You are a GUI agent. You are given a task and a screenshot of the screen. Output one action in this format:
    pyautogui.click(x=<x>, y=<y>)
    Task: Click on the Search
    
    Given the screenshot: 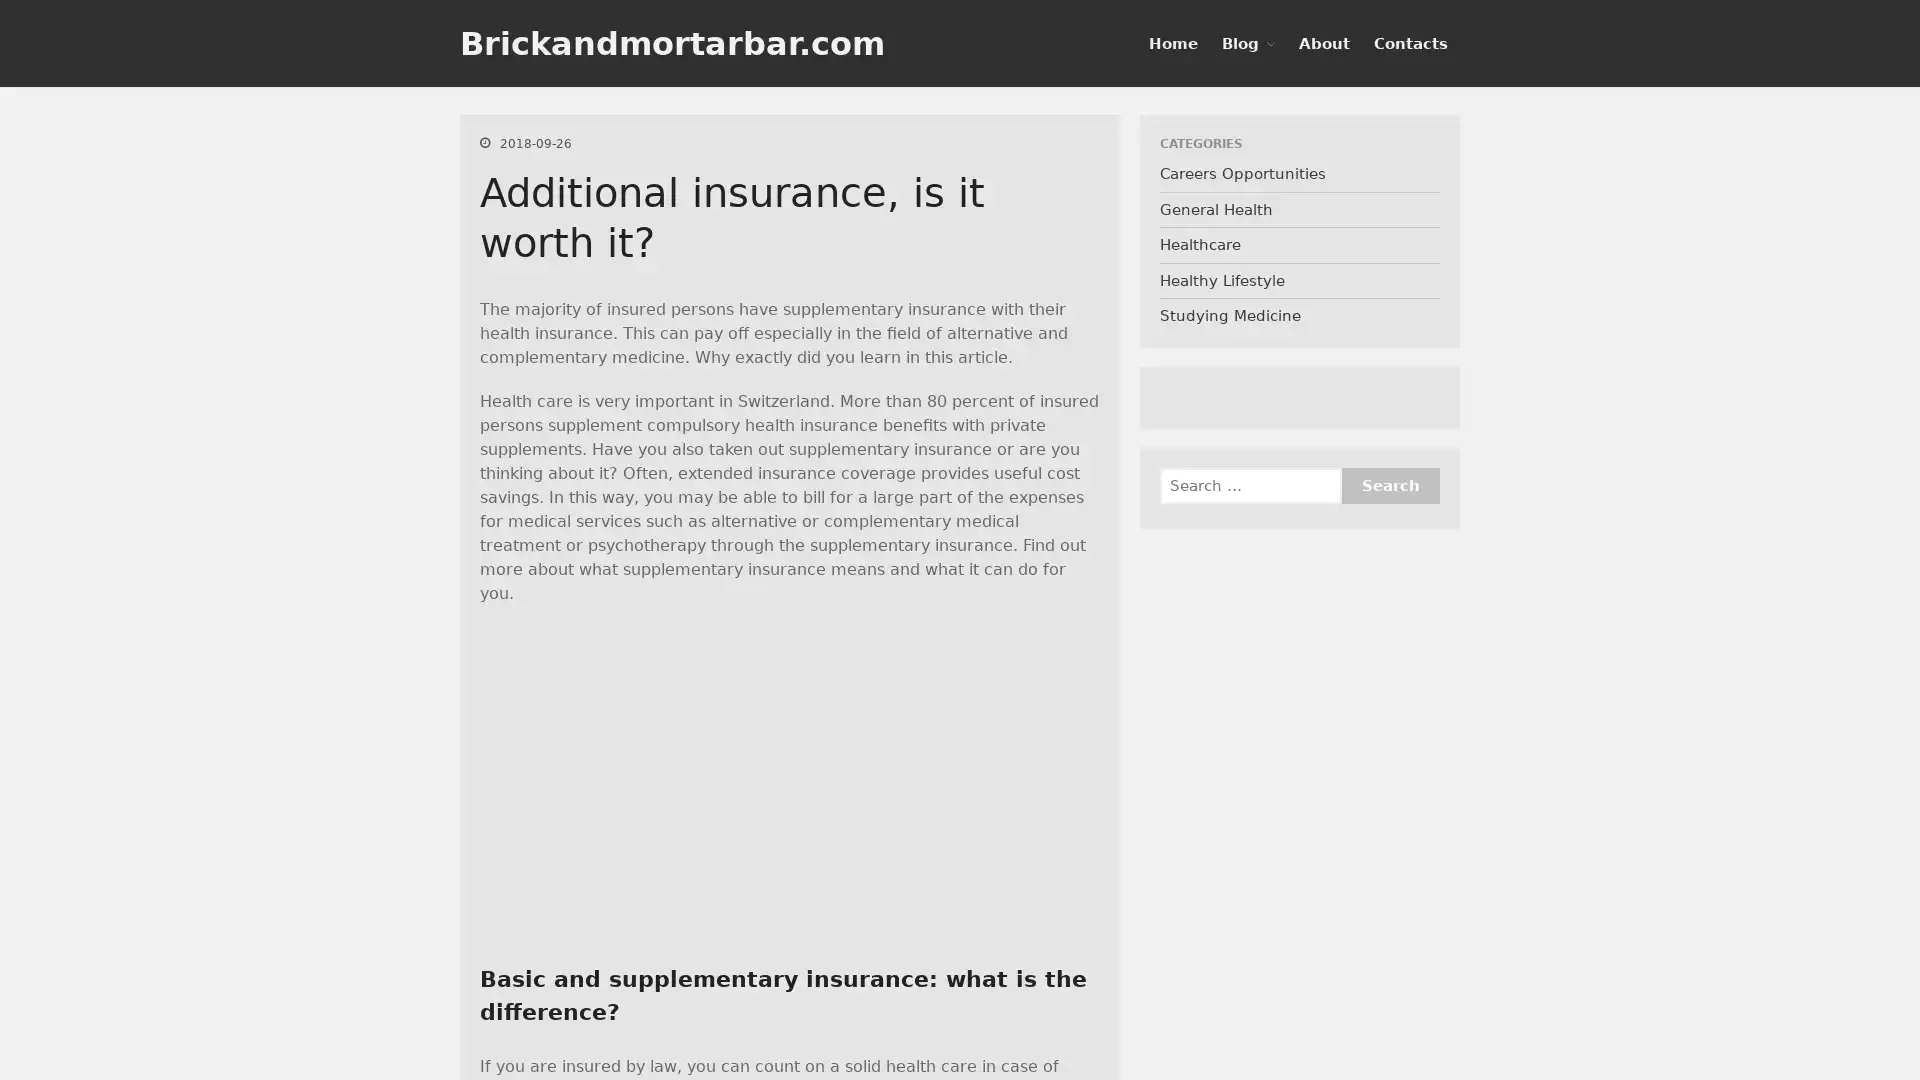 What is the action you would take?
    pyautogui.click(x=1389, y=486)
    